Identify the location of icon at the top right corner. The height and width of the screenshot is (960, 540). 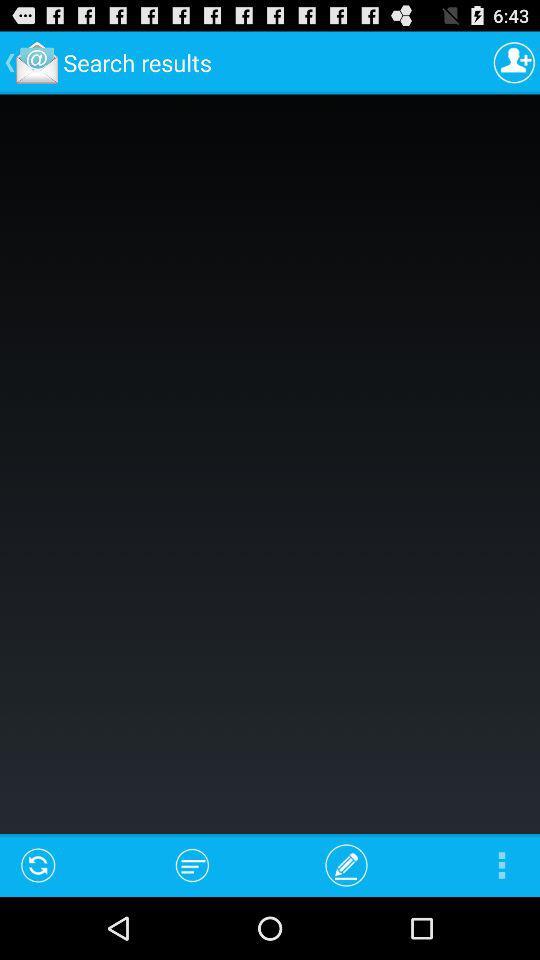
(514, 62).